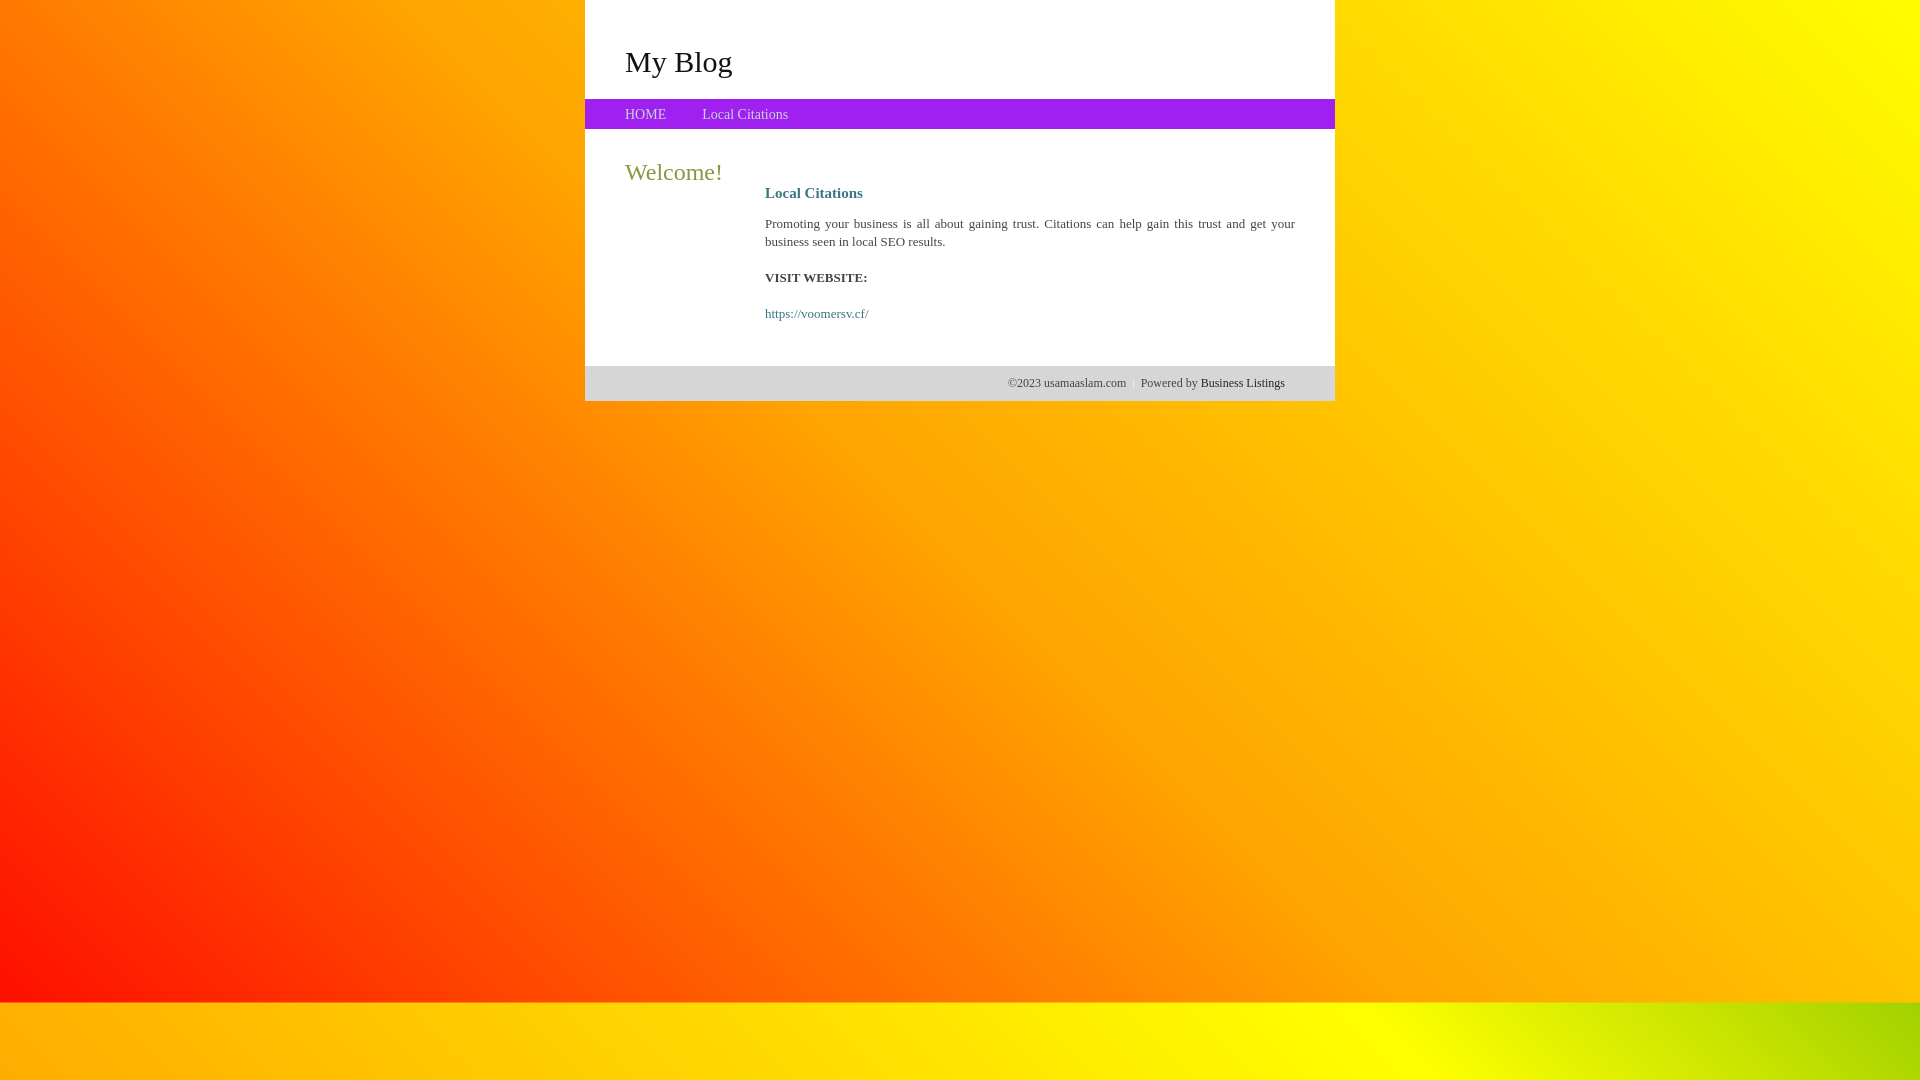  What do you see at coordinates (623, 114) in the screenshot?
I see `'HOME'` at bounding box center [623, 114].